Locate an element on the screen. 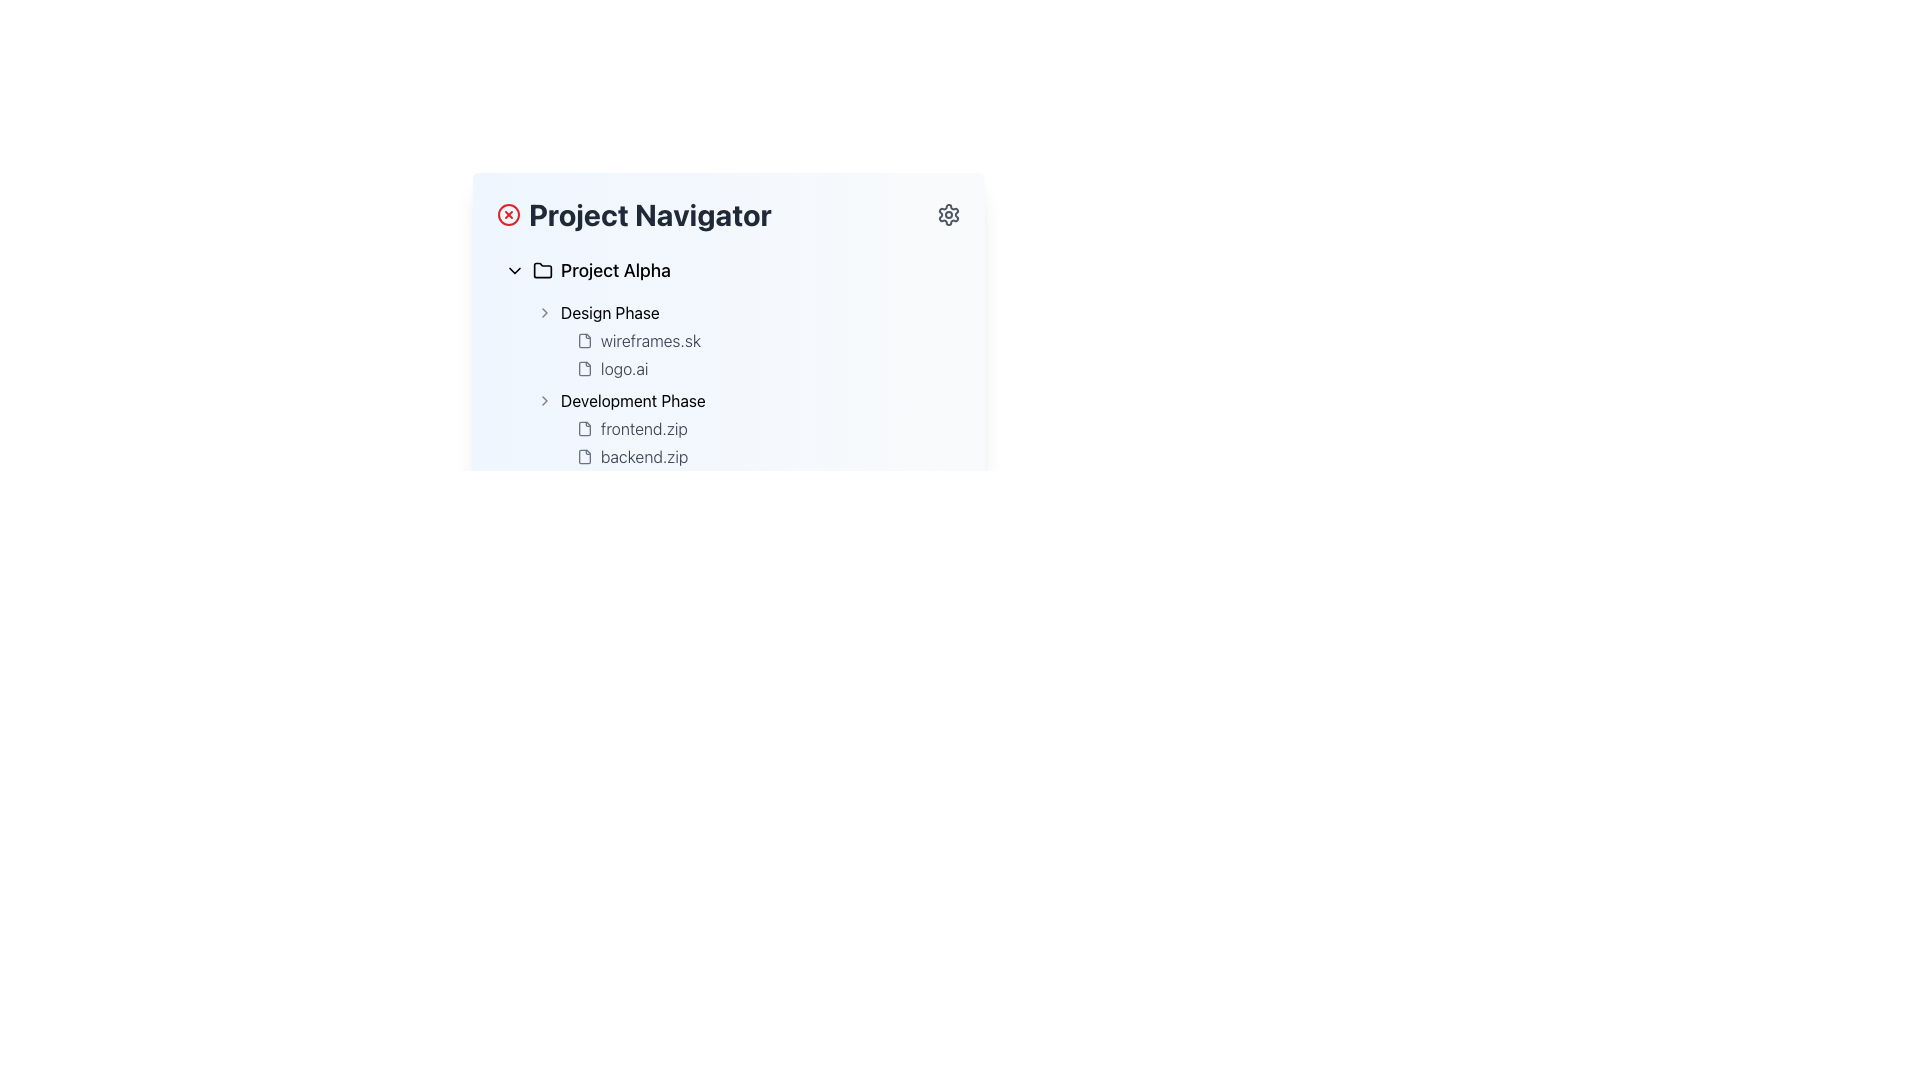  the file entry labeled 'frontend.zip' under the 'Development Phase' section is located at coordinates (763, 427).